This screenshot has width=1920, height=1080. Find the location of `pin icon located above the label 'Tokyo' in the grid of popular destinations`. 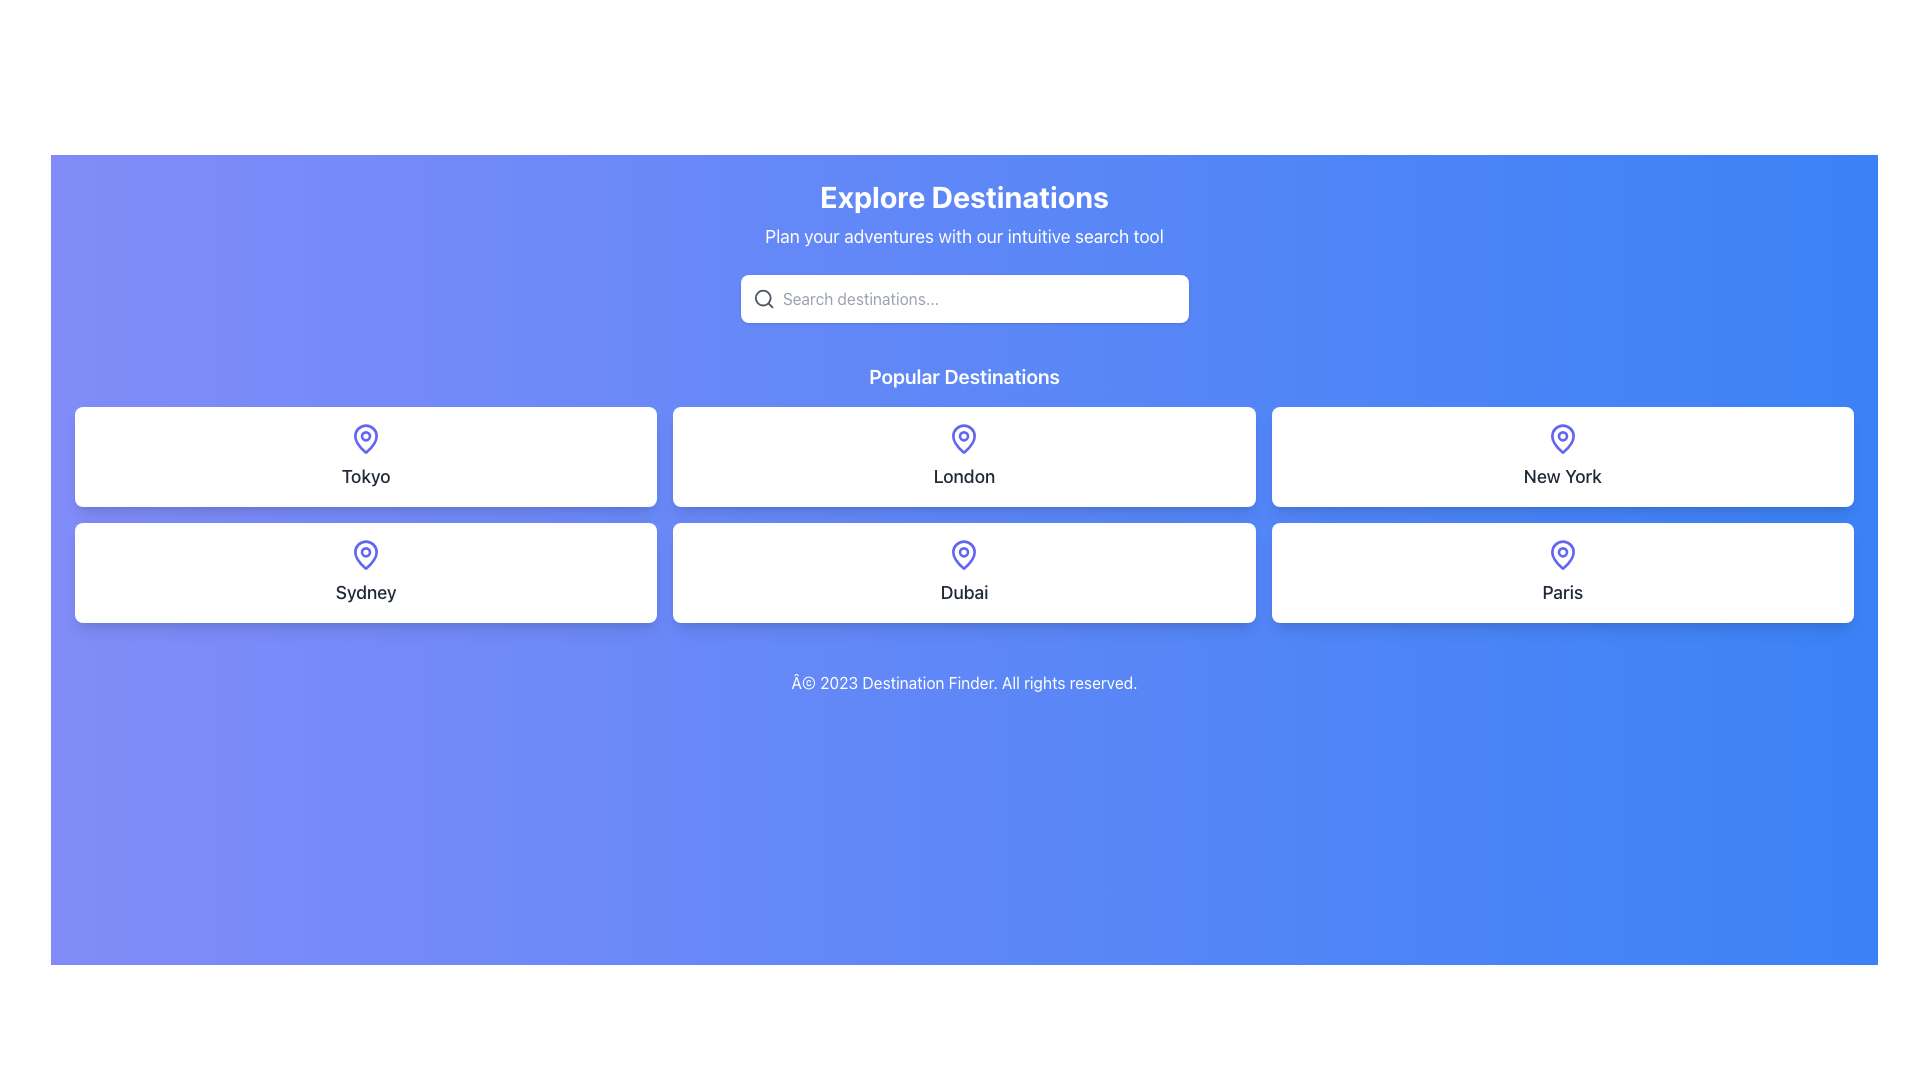

pin icon located above the label 'Tokyo' in the grid of popular destinations is located at coordinates (366, 438).